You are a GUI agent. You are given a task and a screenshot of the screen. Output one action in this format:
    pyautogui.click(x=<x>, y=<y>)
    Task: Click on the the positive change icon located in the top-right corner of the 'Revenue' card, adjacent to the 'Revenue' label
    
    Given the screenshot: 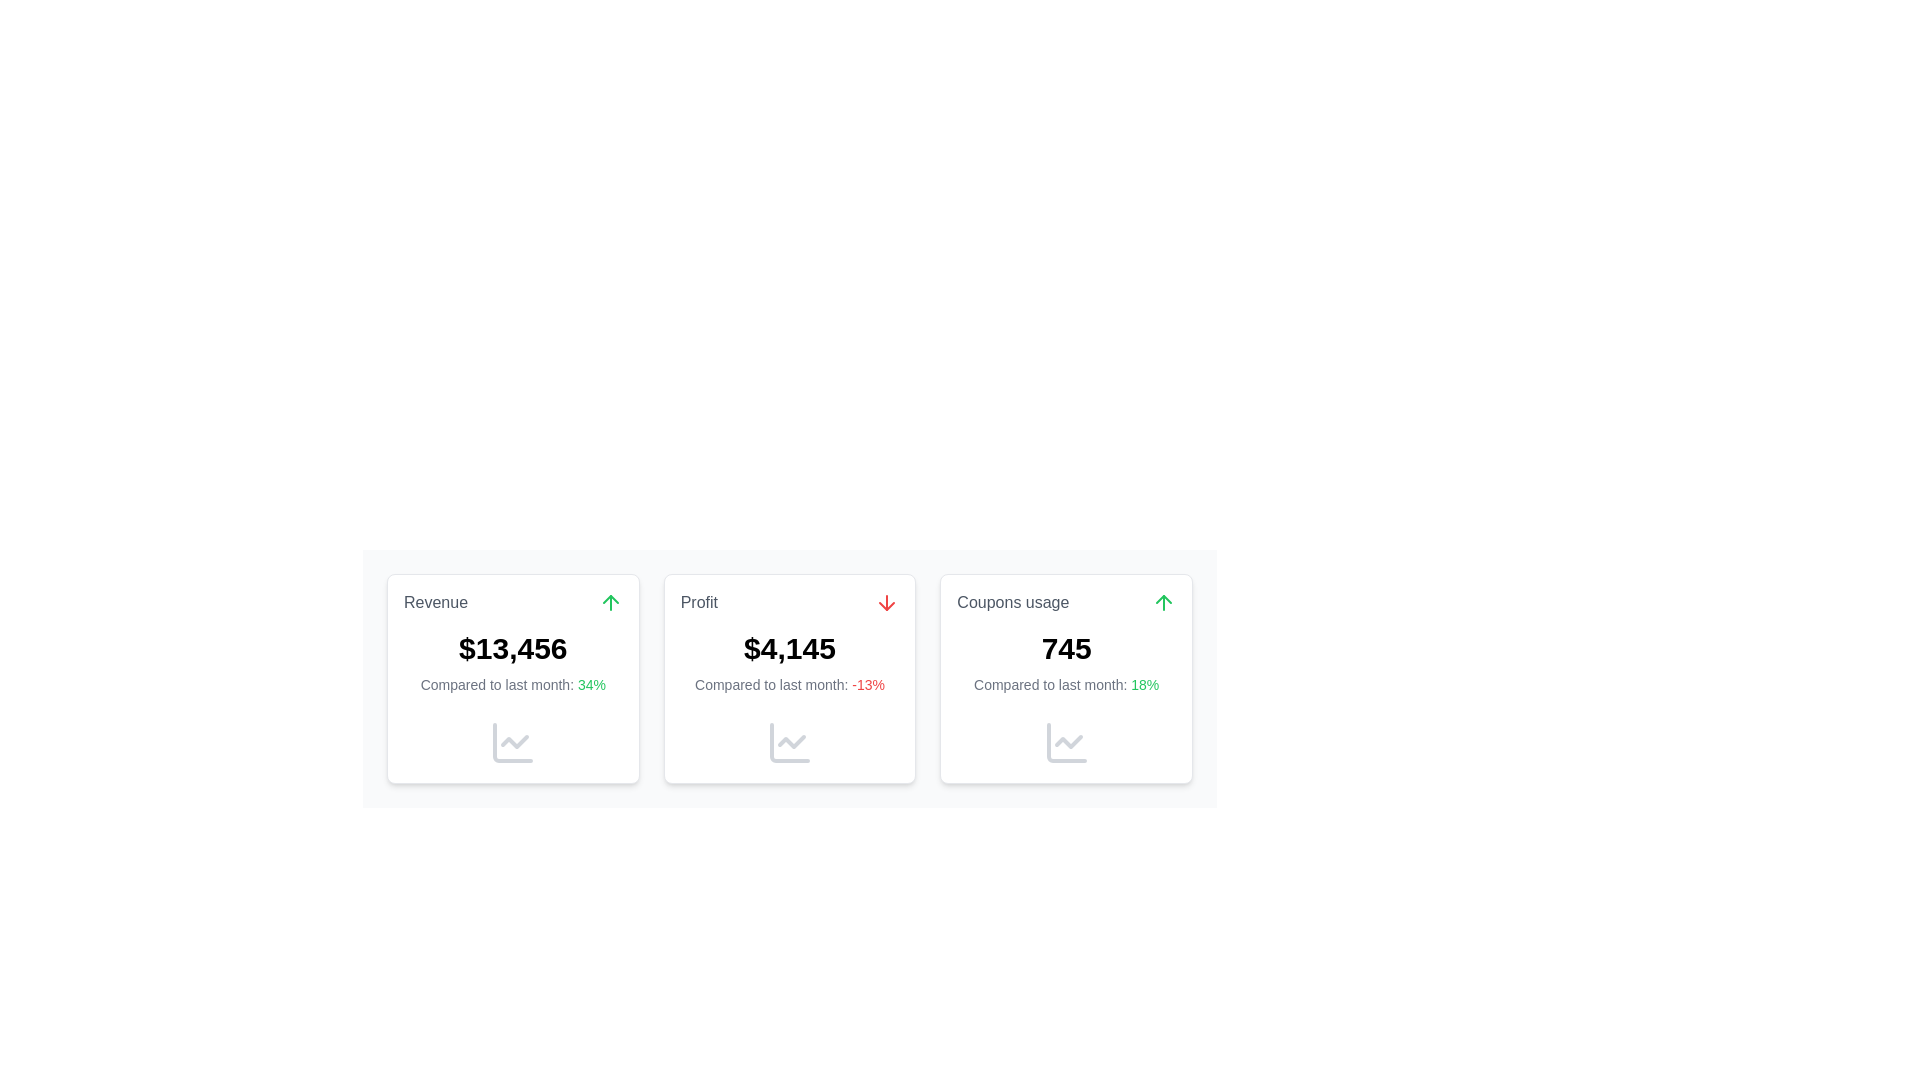 What is the action you would take?
    pyautogui.click(x=609, y=601)
    